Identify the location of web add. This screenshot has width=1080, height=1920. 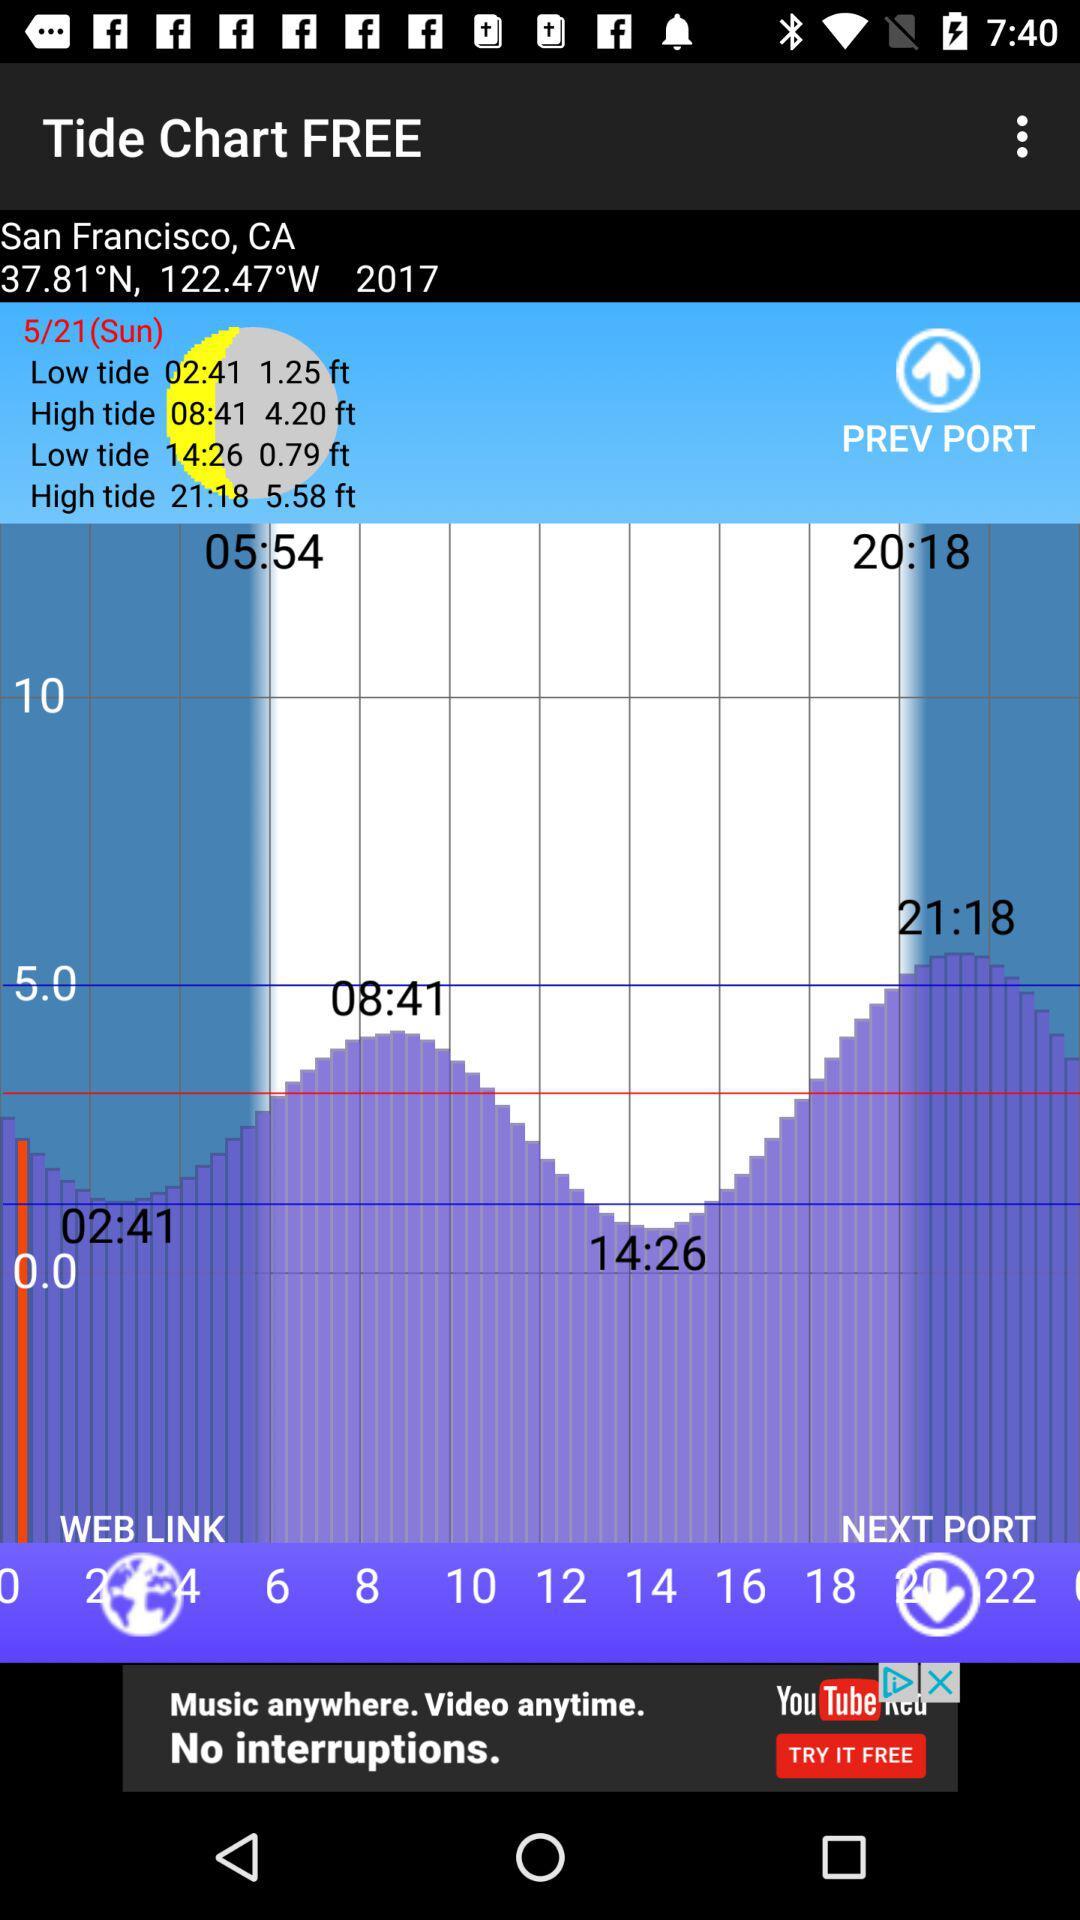
(540, 1727).